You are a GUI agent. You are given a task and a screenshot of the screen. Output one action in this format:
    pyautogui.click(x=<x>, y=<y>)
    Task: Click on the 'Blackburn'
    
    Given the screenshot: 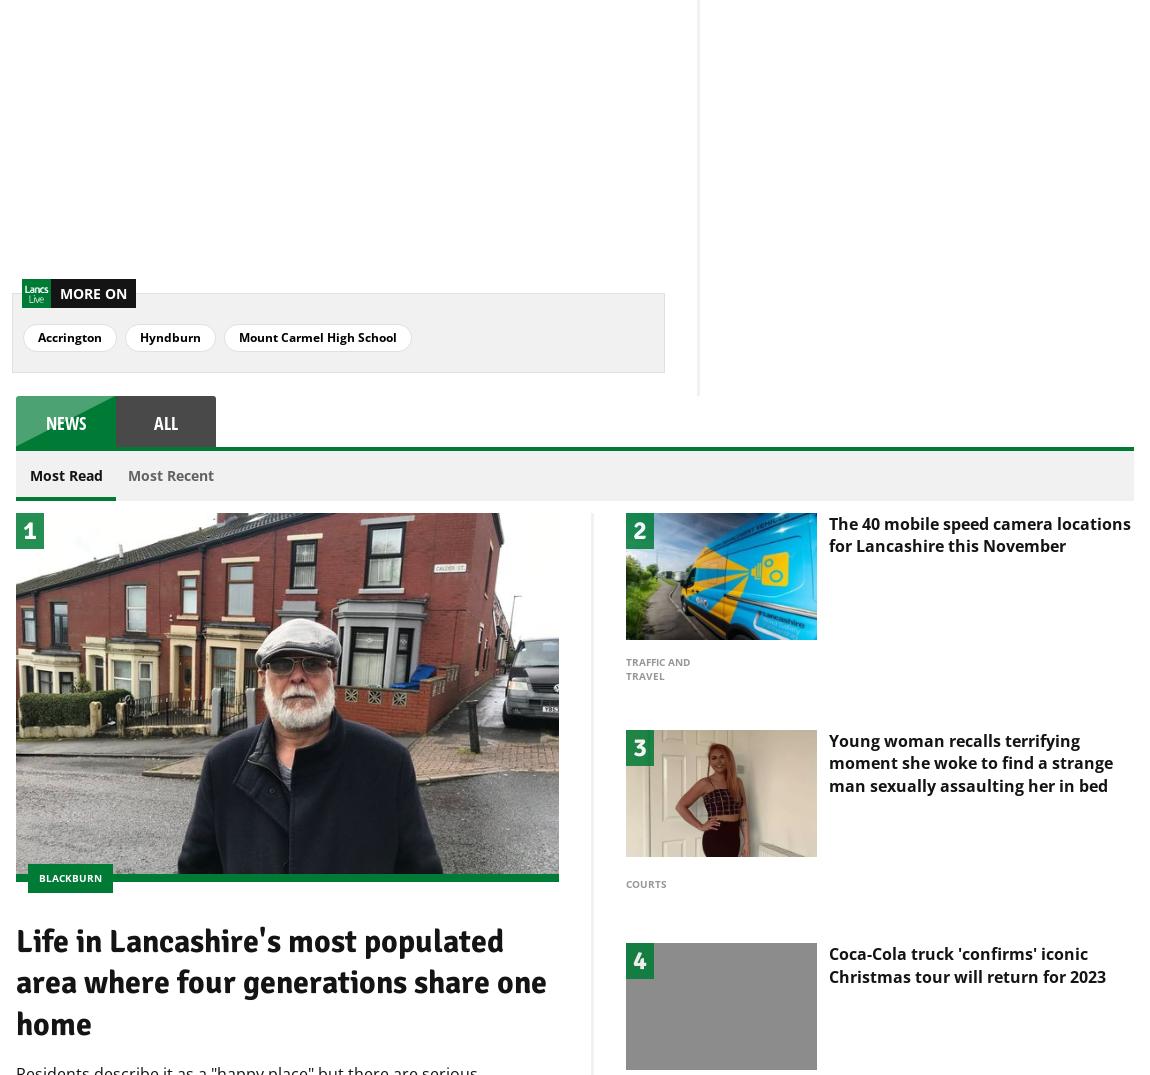 What is the action you would take?
    pyautogui.click(x=69, y=843)
    